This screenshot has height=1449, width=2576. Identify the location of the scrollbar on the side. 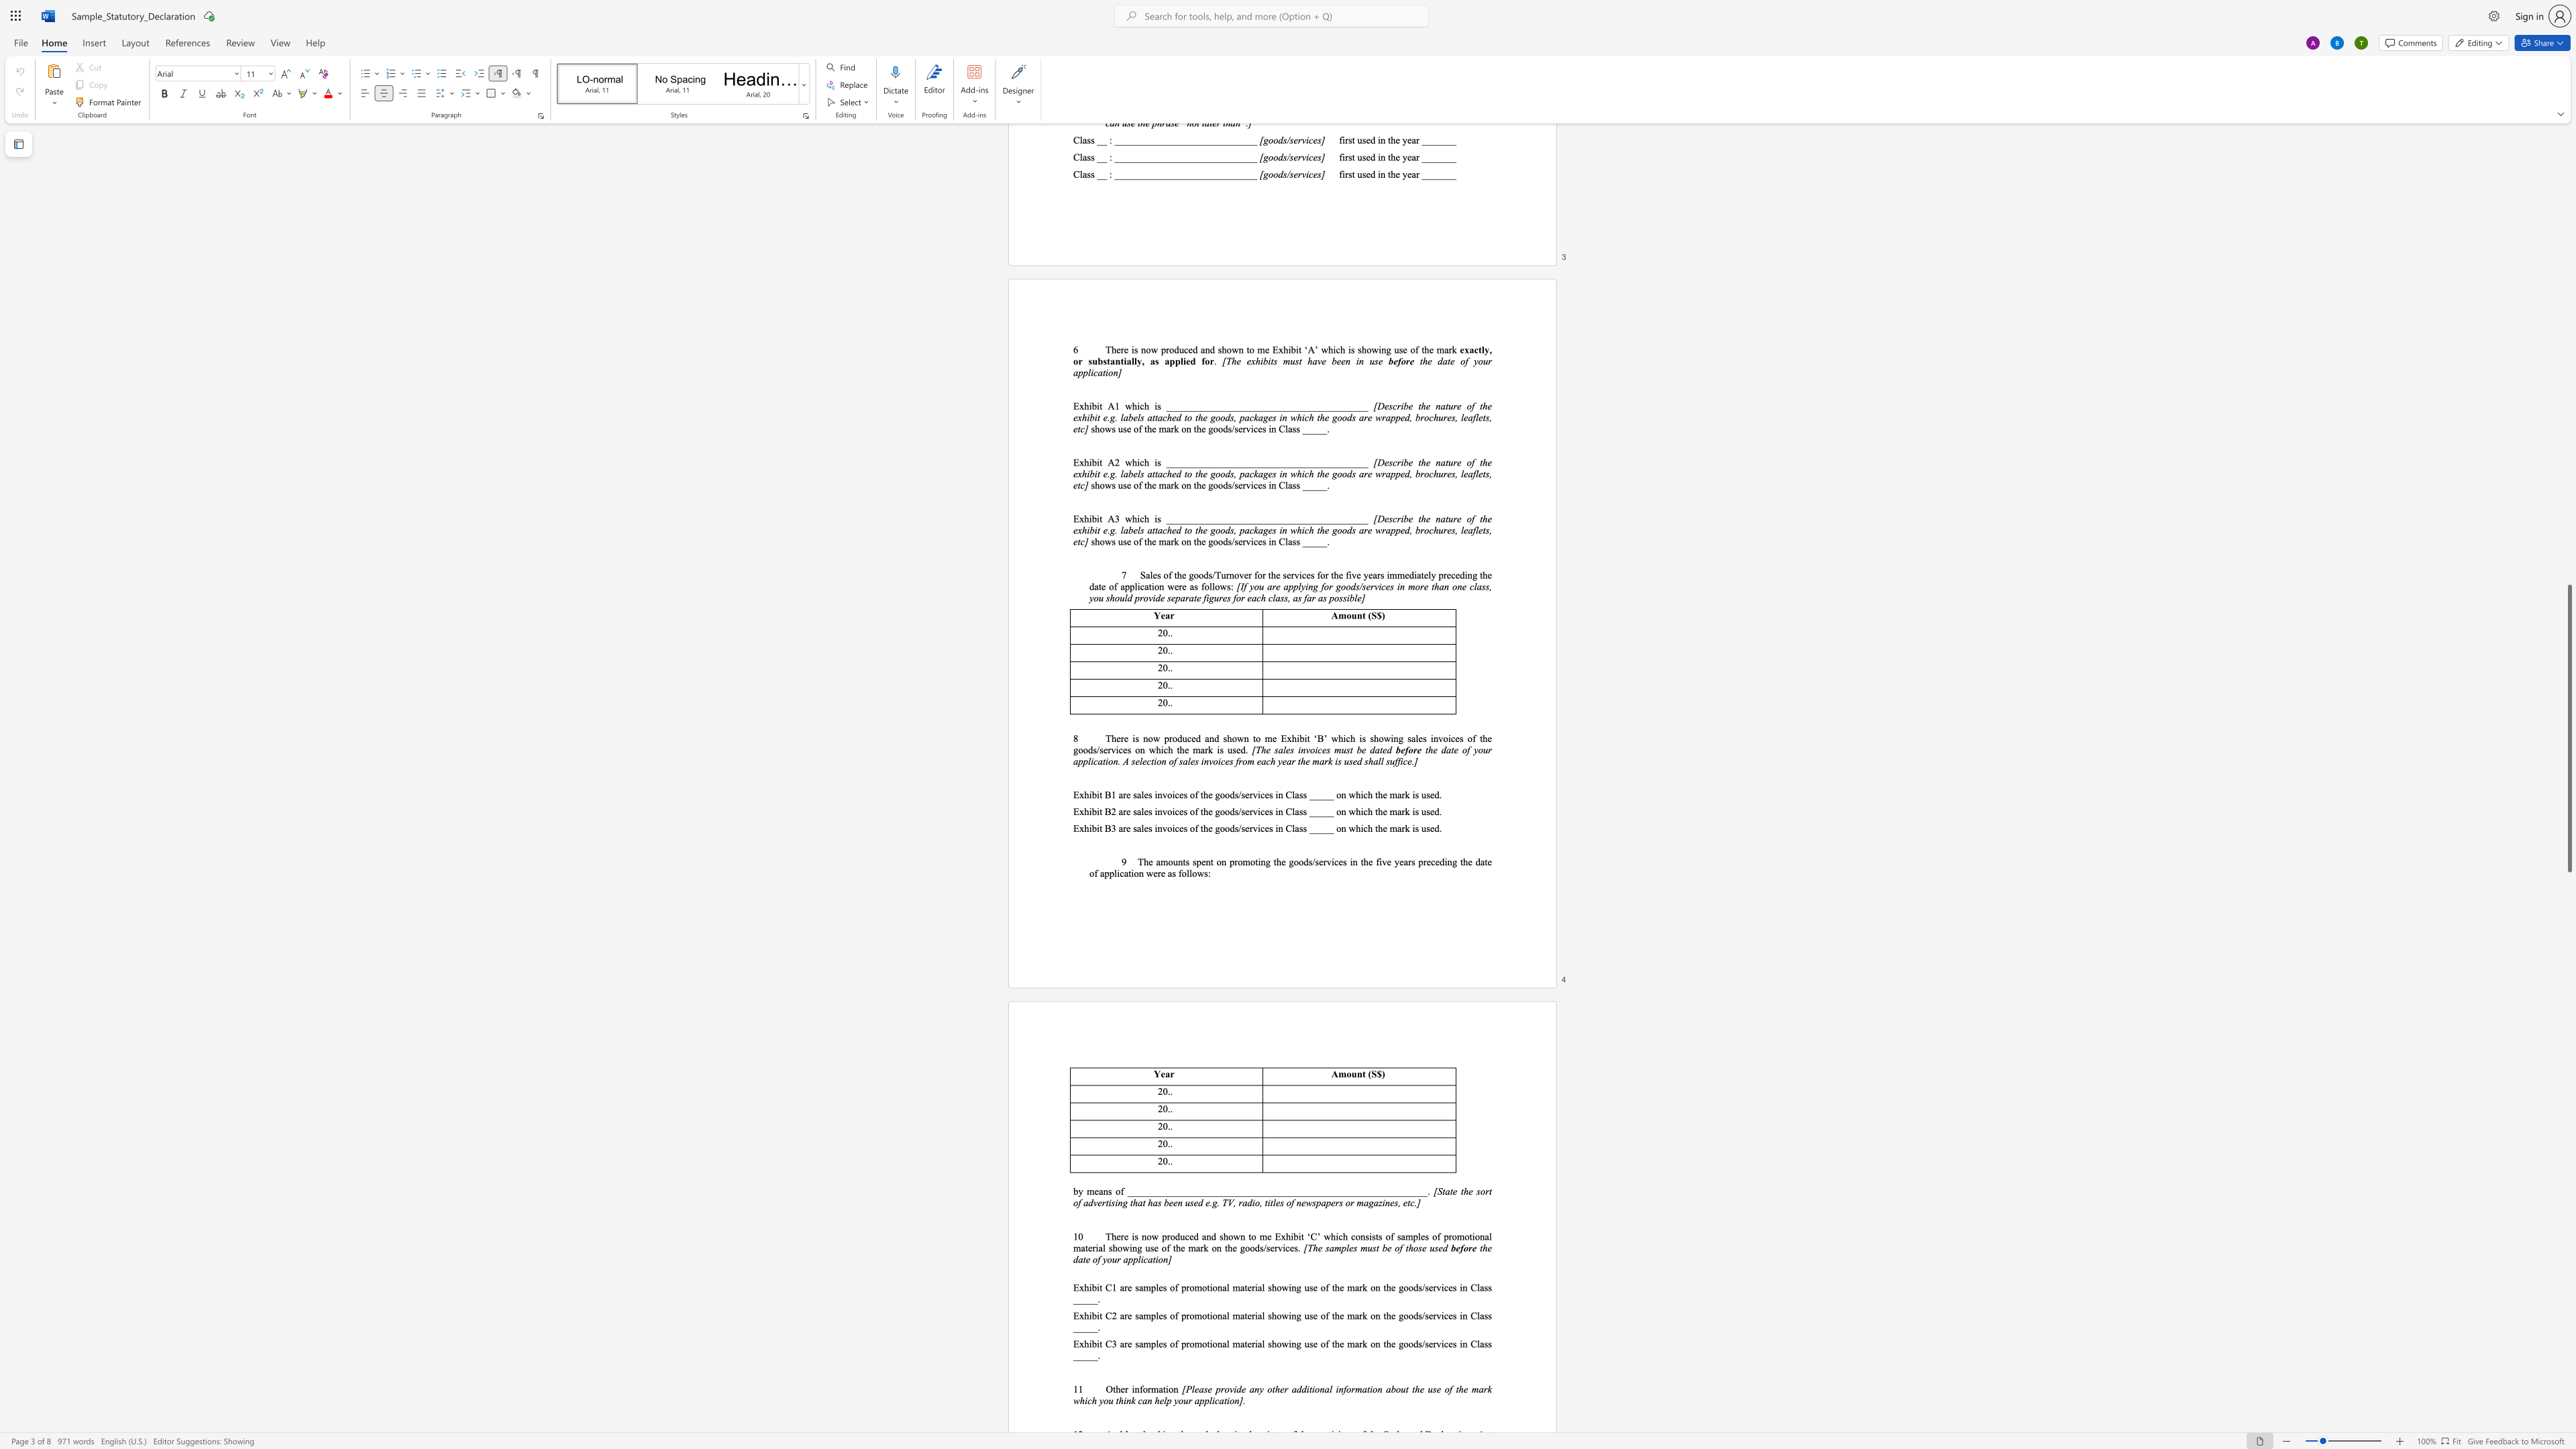
(2568, 663).